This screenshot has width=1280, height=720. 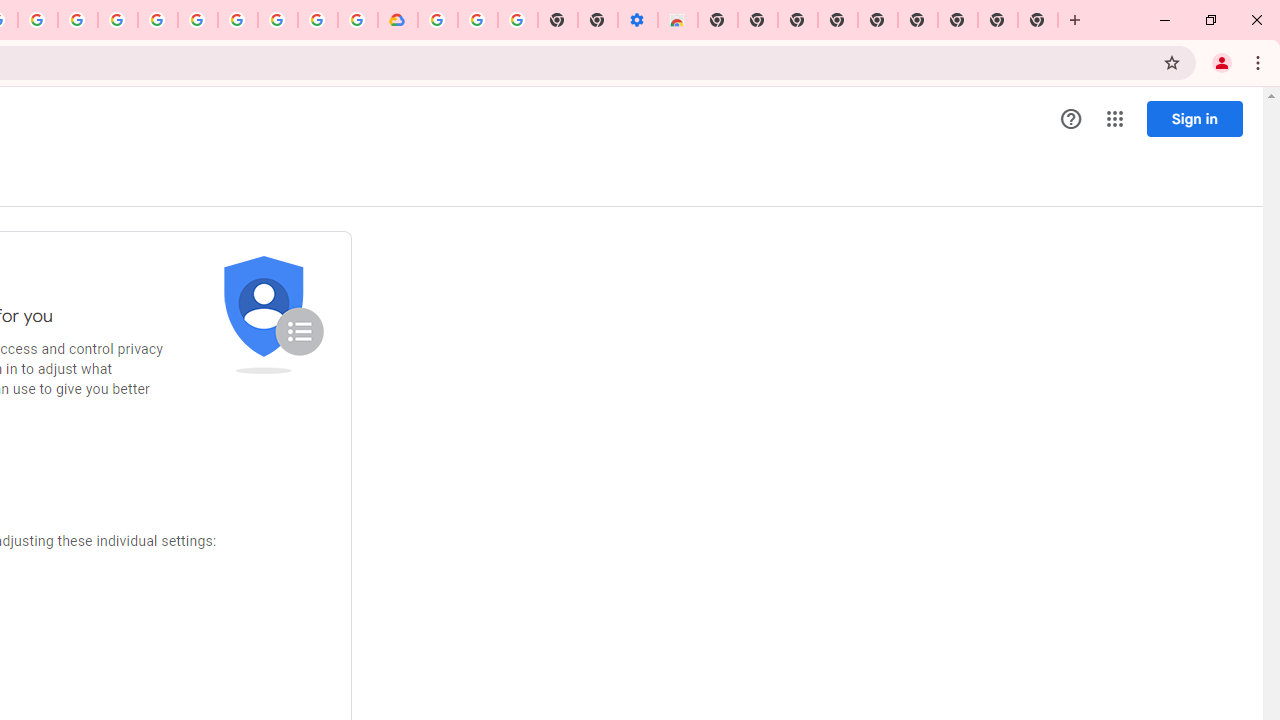 What do you see at coordinates (157, 20) in the screenshot?
I see `'Sign in - Google Accounts'` at bounding box center [157, 20].